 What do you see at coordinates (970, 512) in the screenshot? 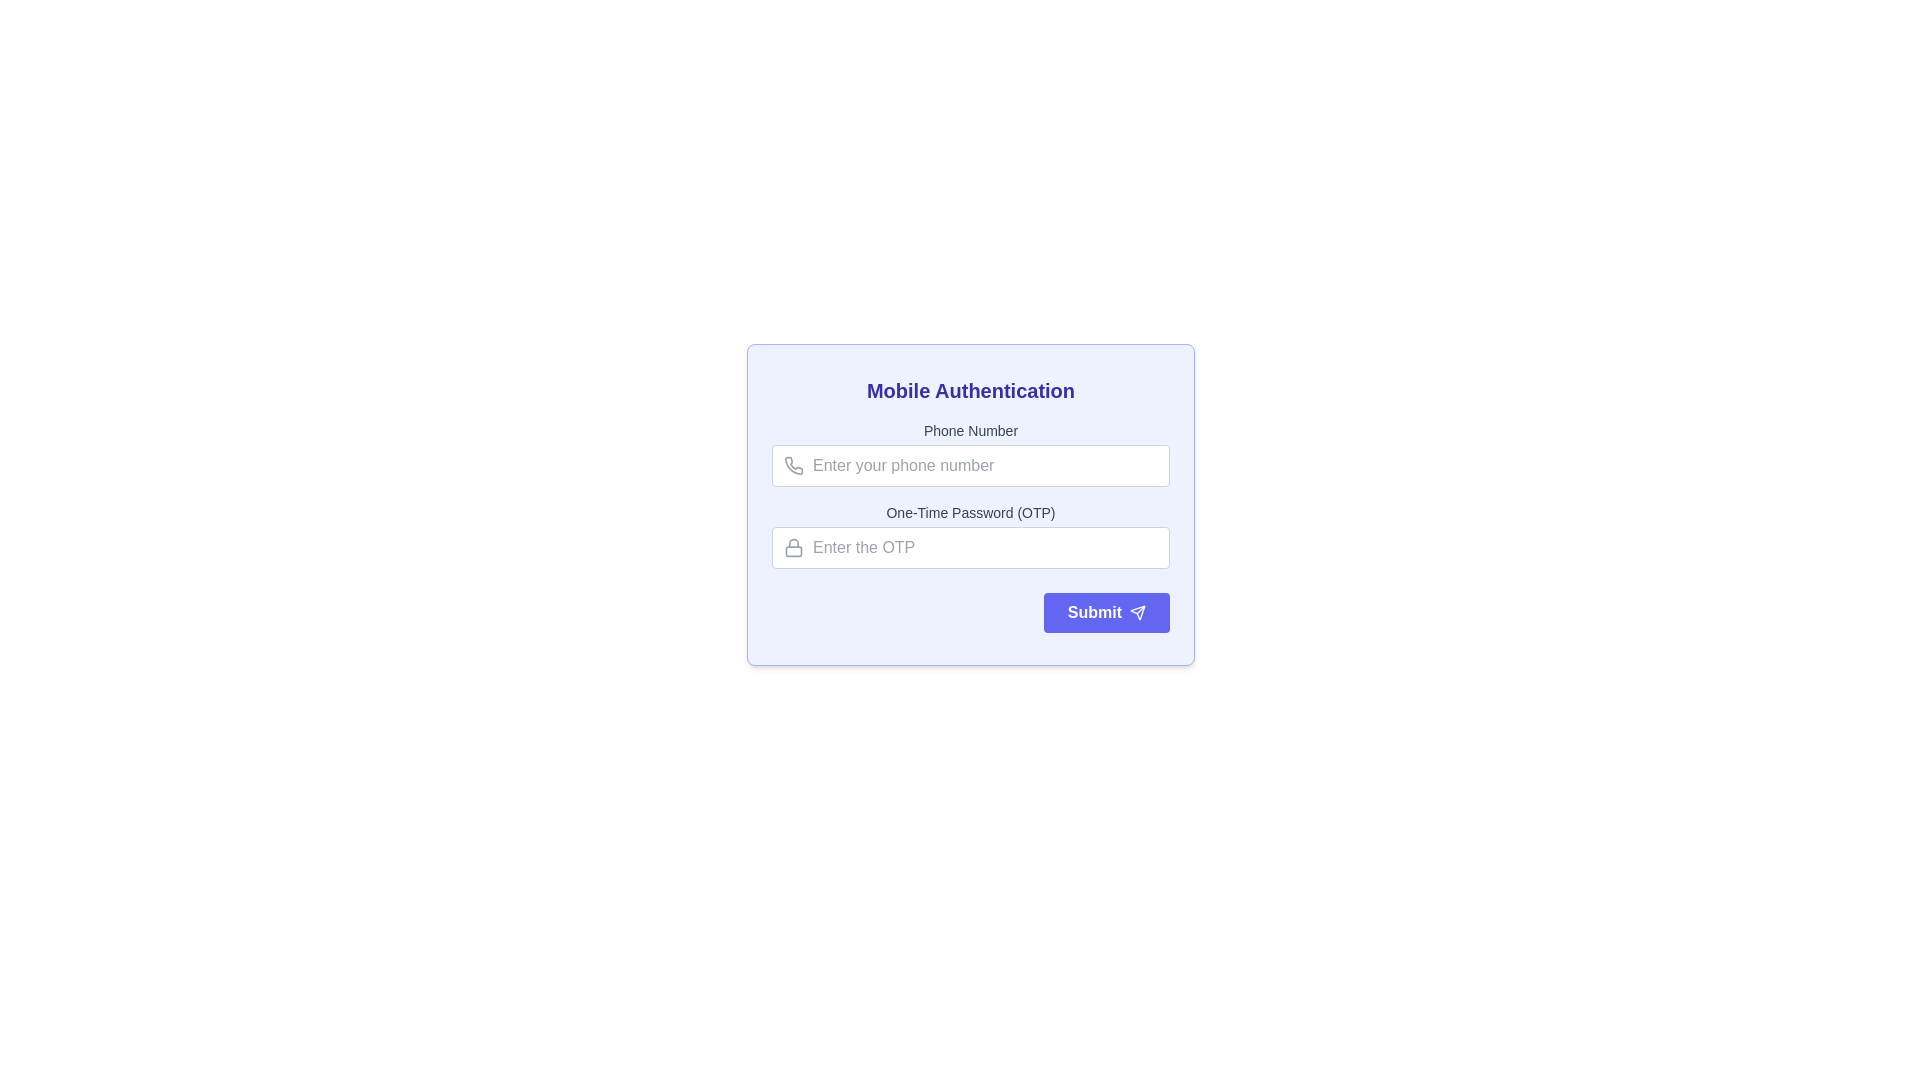
I see `the 'One-Time Password (OTP)' label in the mobile authentication form, which is styled in gray and positioned above the input box` at bounding box center [970, 512].